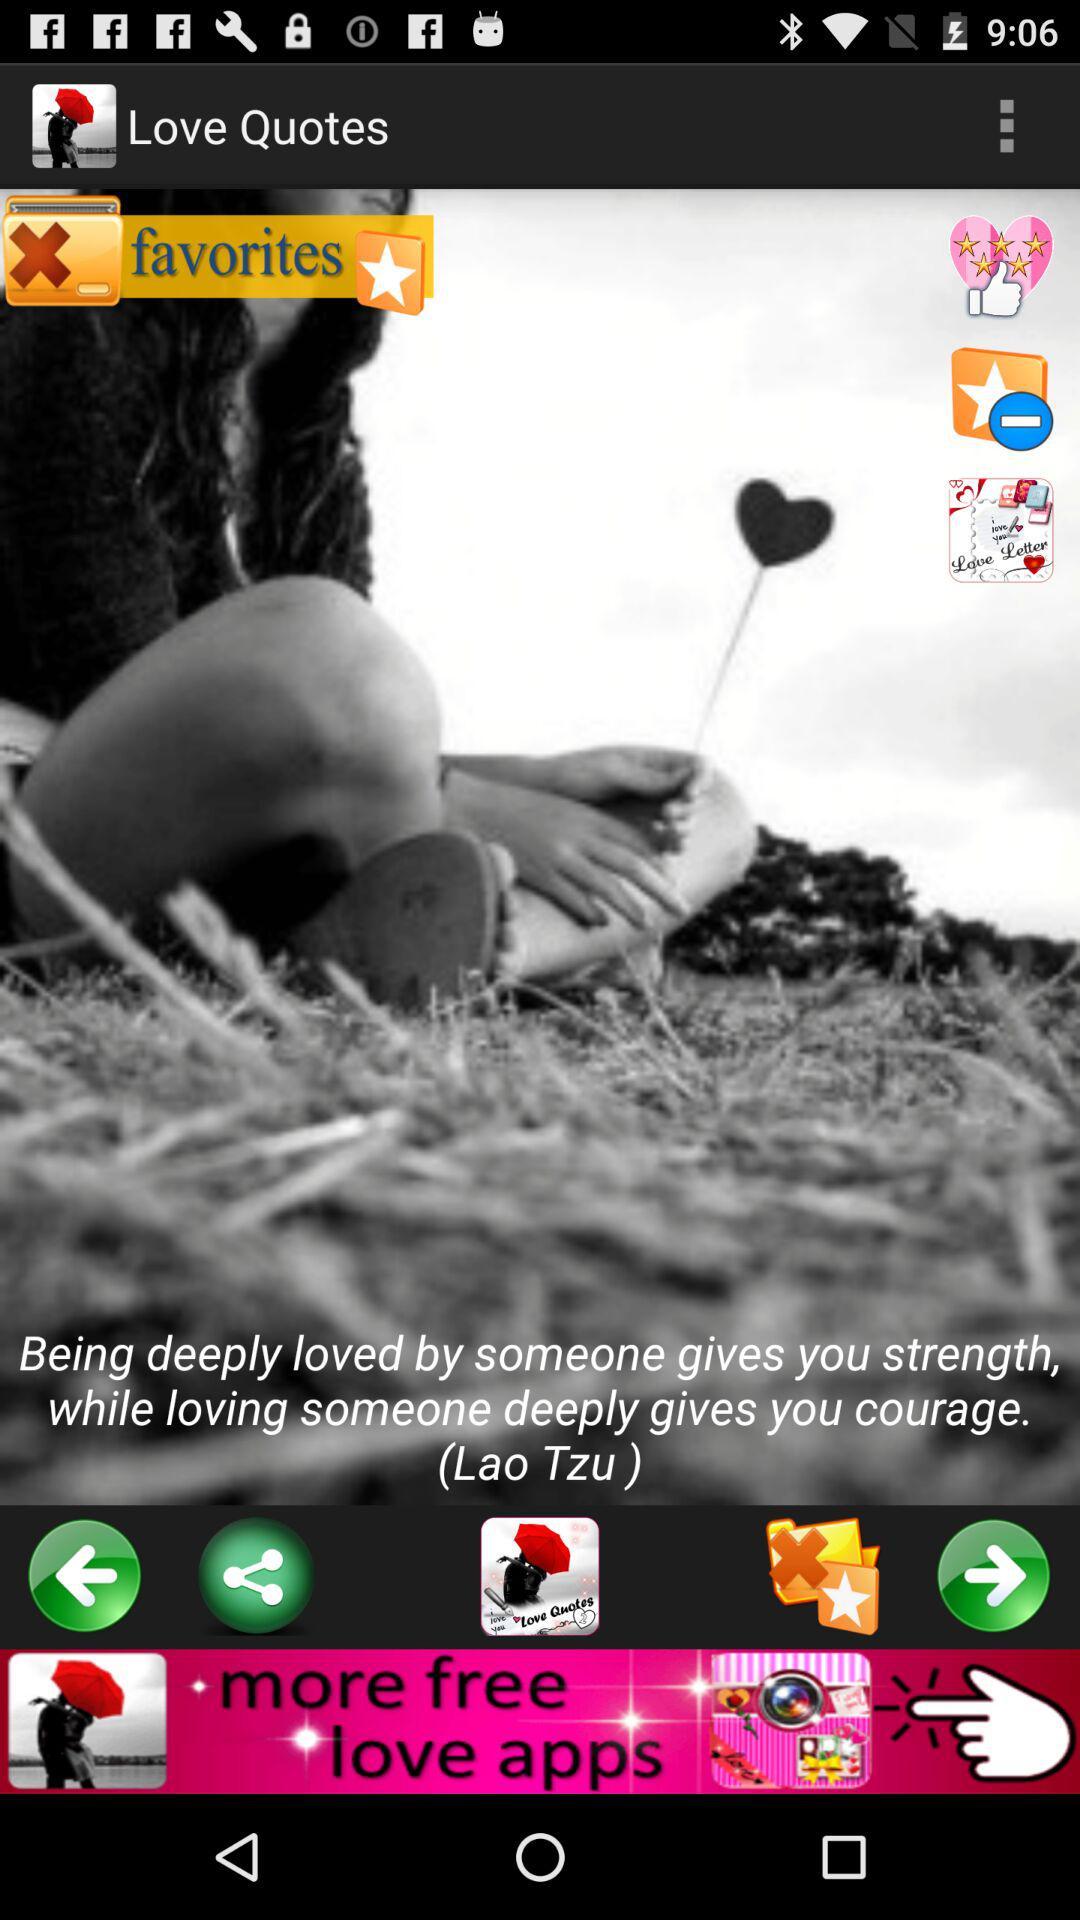 The height and width of the screenshot is (1920, 1080). Describe the element at coordinates (1001, 426) in the screenshot. I see `the star icon` at that location.